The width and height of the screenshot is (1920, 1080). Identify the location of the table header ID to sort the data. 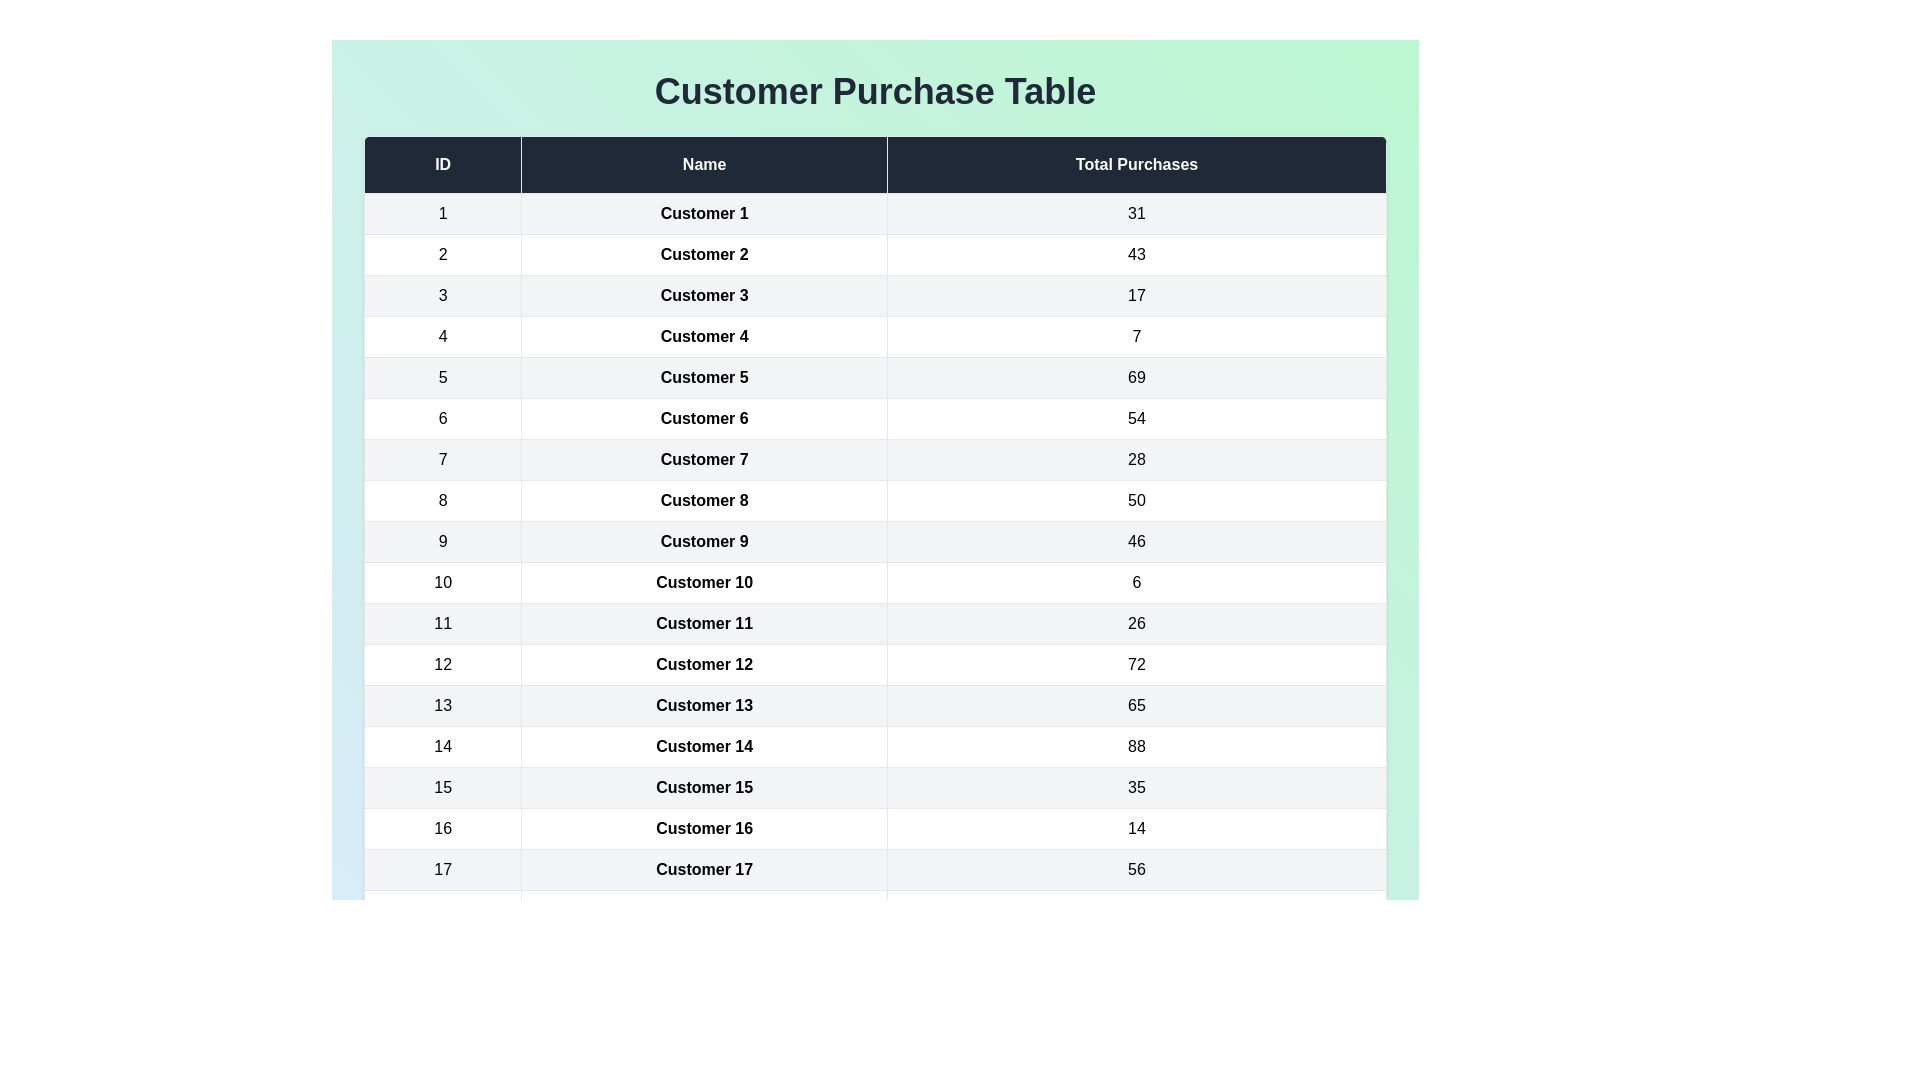
(441, 164).